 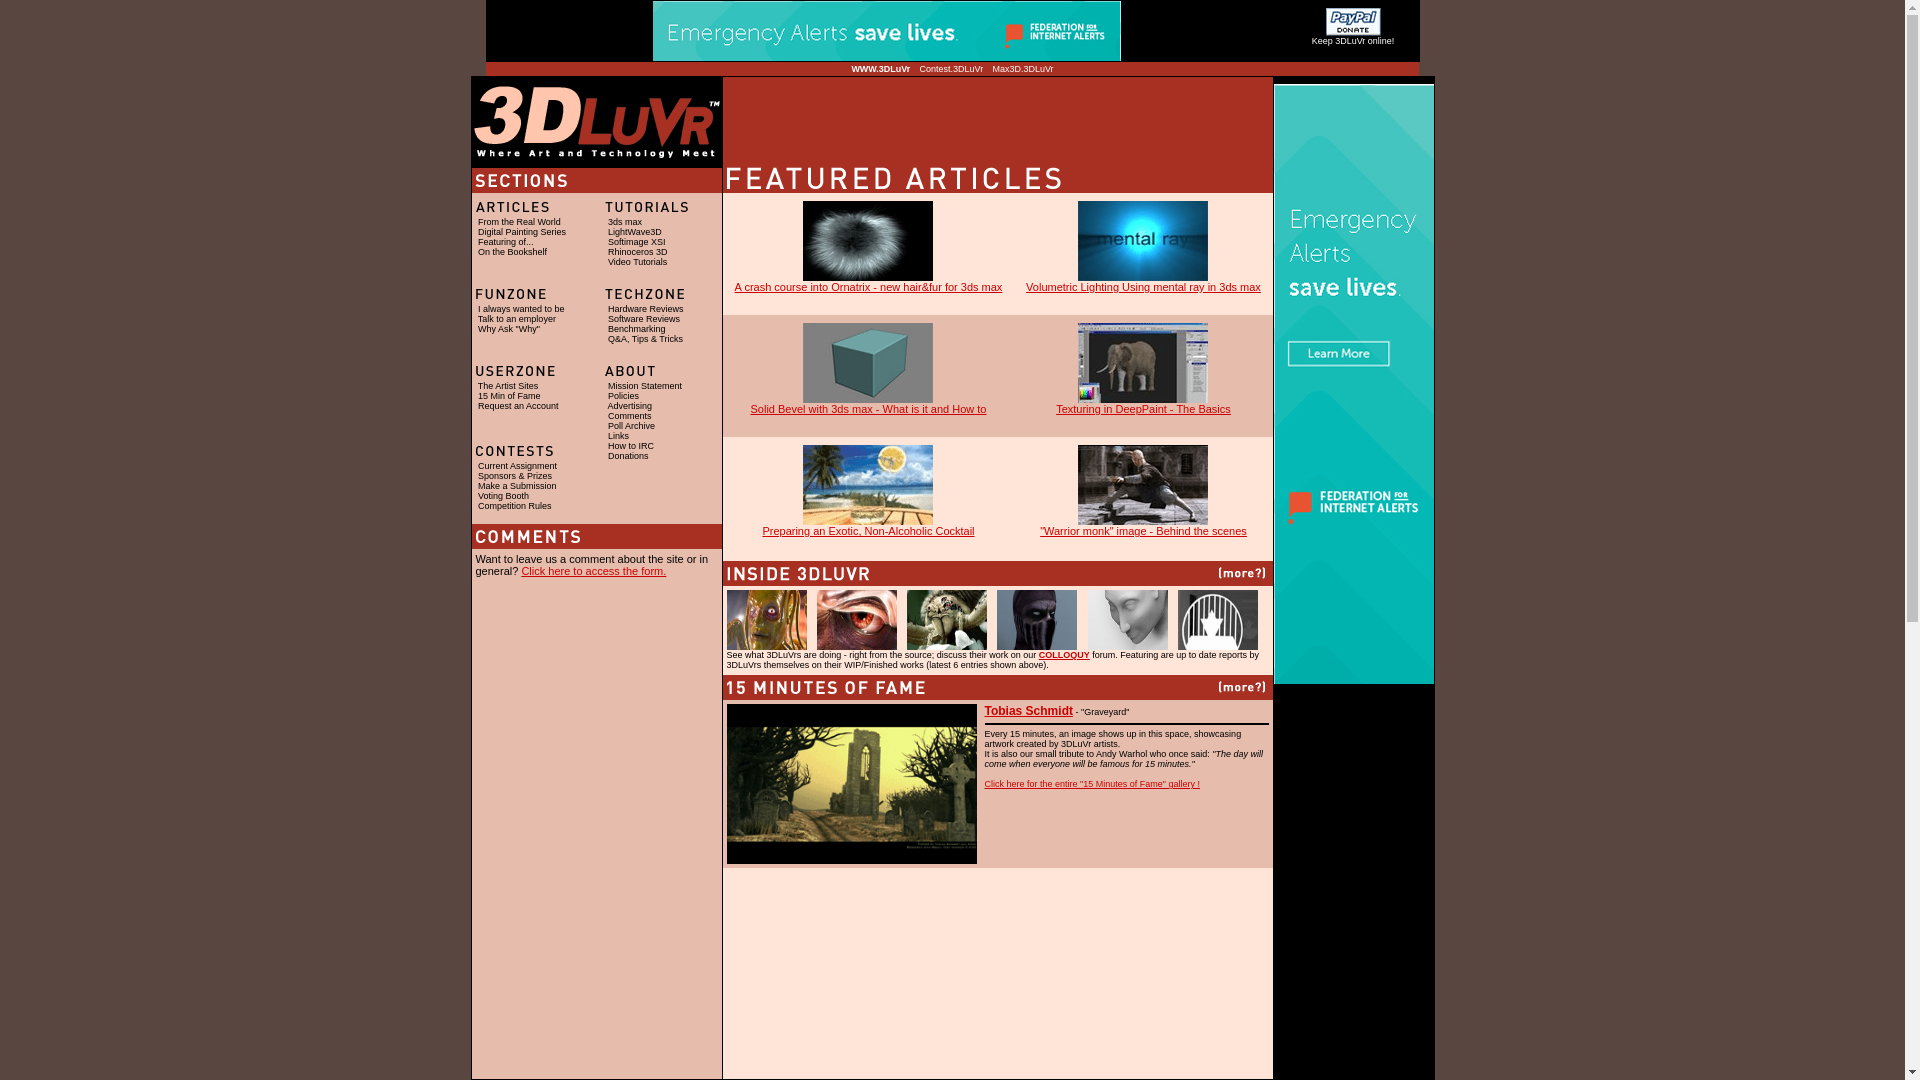 What do you see at coordinates (519, 222) in the screenshot?
I see `'From the Real World'` at bounding box center [519, 222].